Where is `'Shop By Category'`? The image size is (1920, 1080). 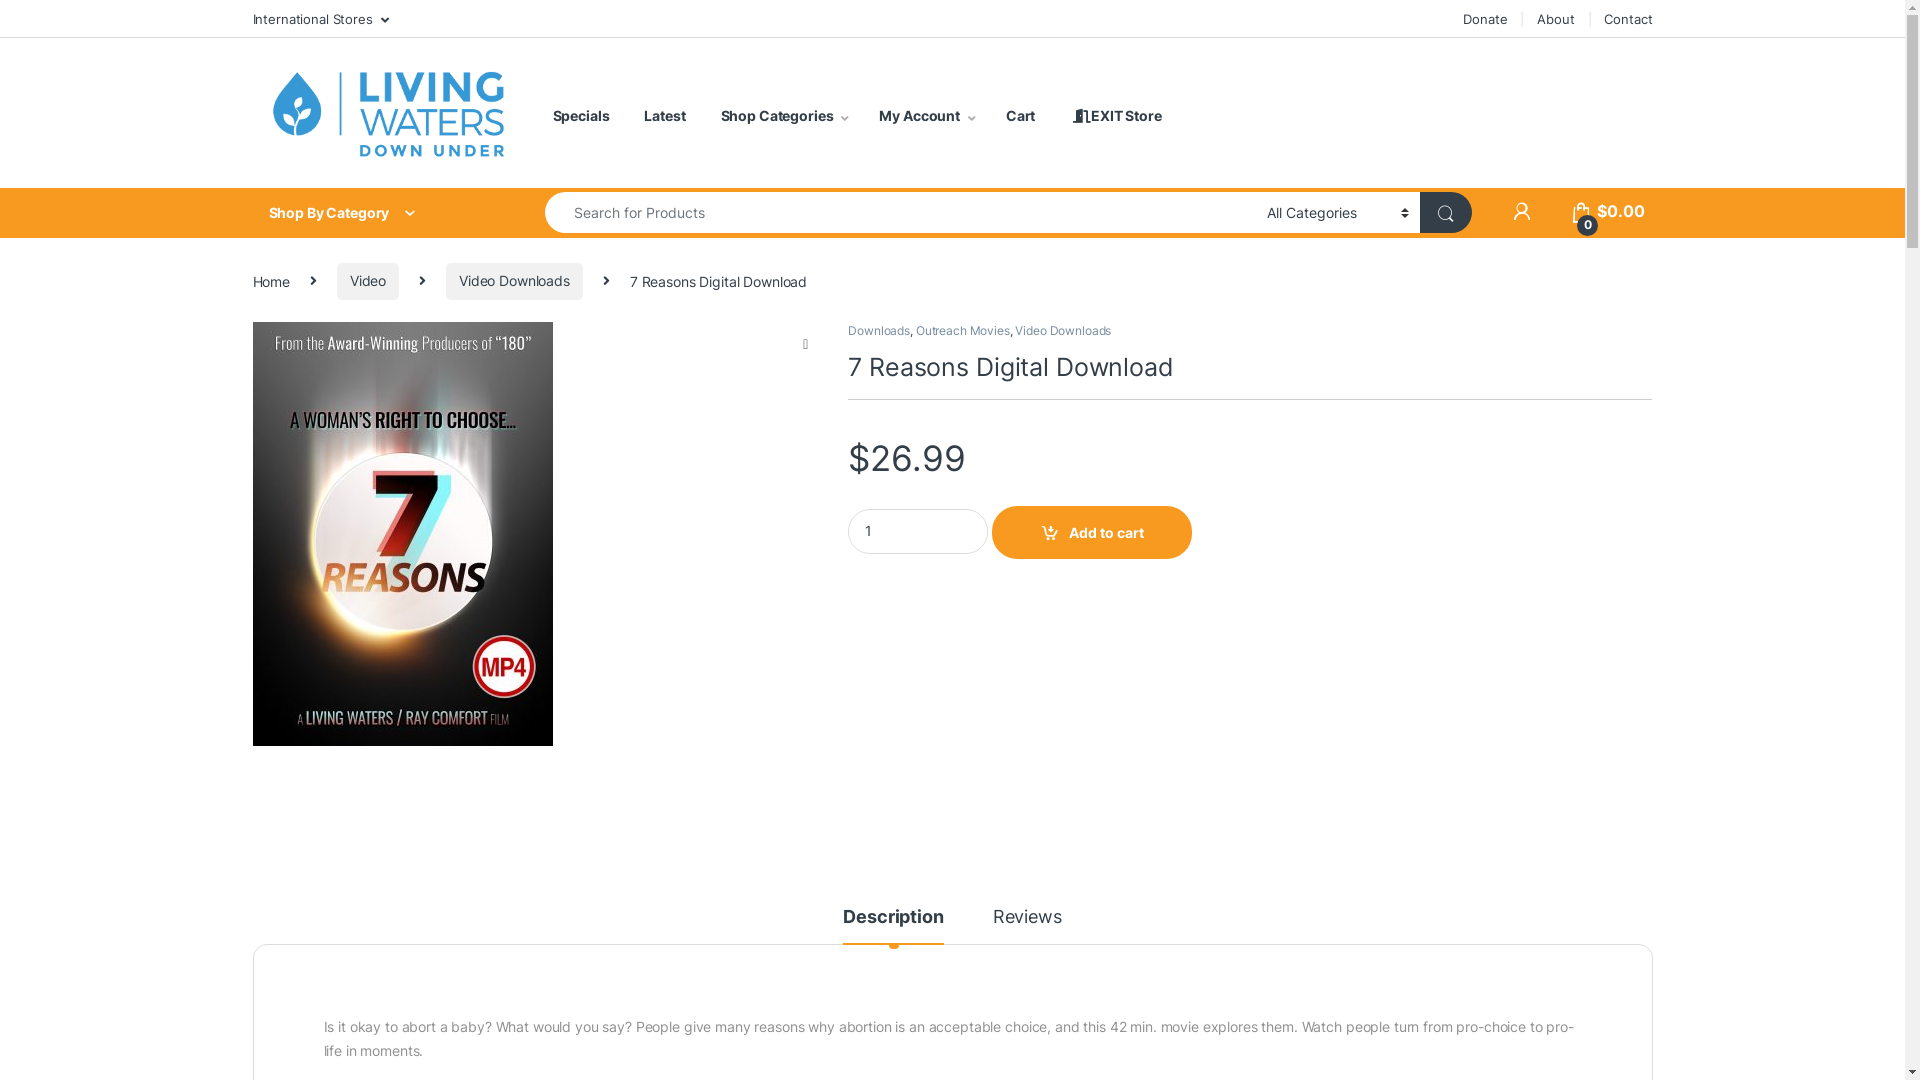
'Shop By Category' is located at coordinates (379, 212).